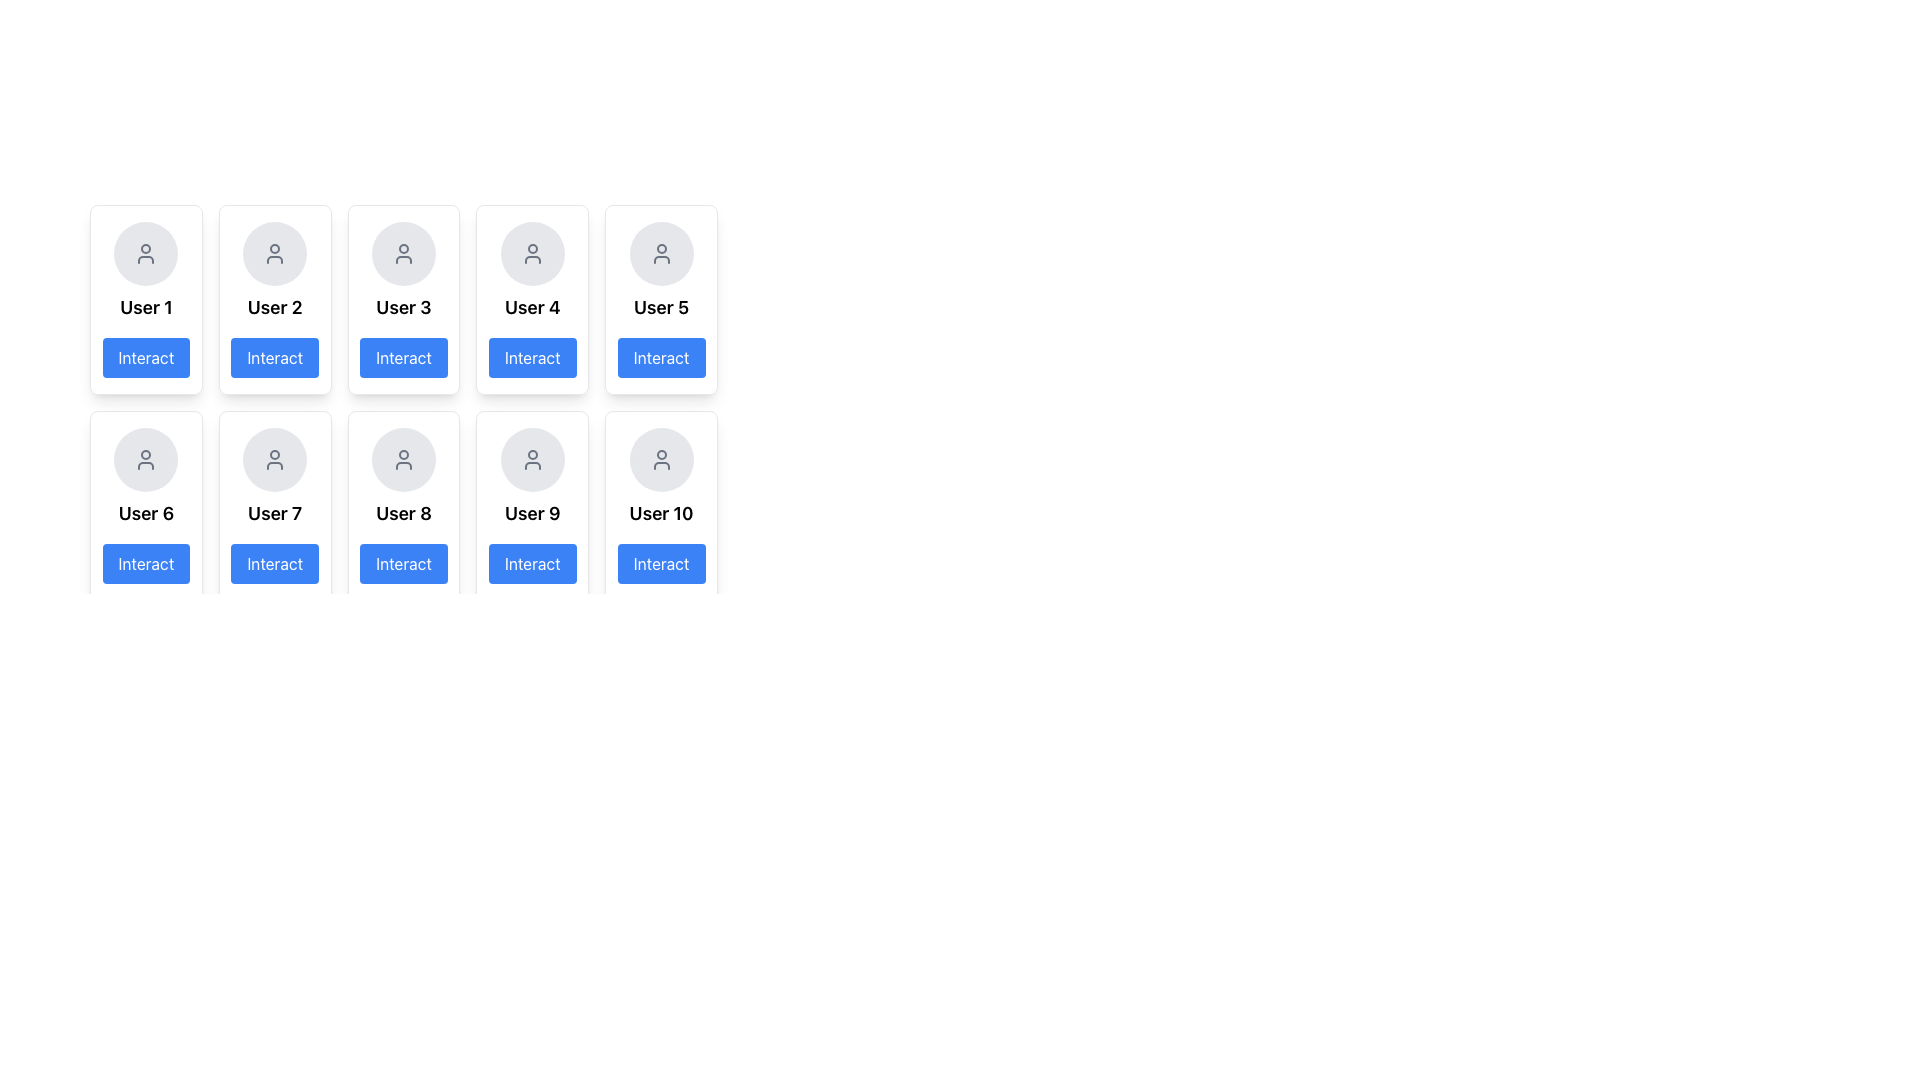 This screenshot has width=1920, height=1080. Describe the element at coordinates (145, 459) in the screenshot. I see `the user avatar icon located inside the card labeled 'User 6', positioned at the top center of the card, above the name and 'Interact' button` at that location.